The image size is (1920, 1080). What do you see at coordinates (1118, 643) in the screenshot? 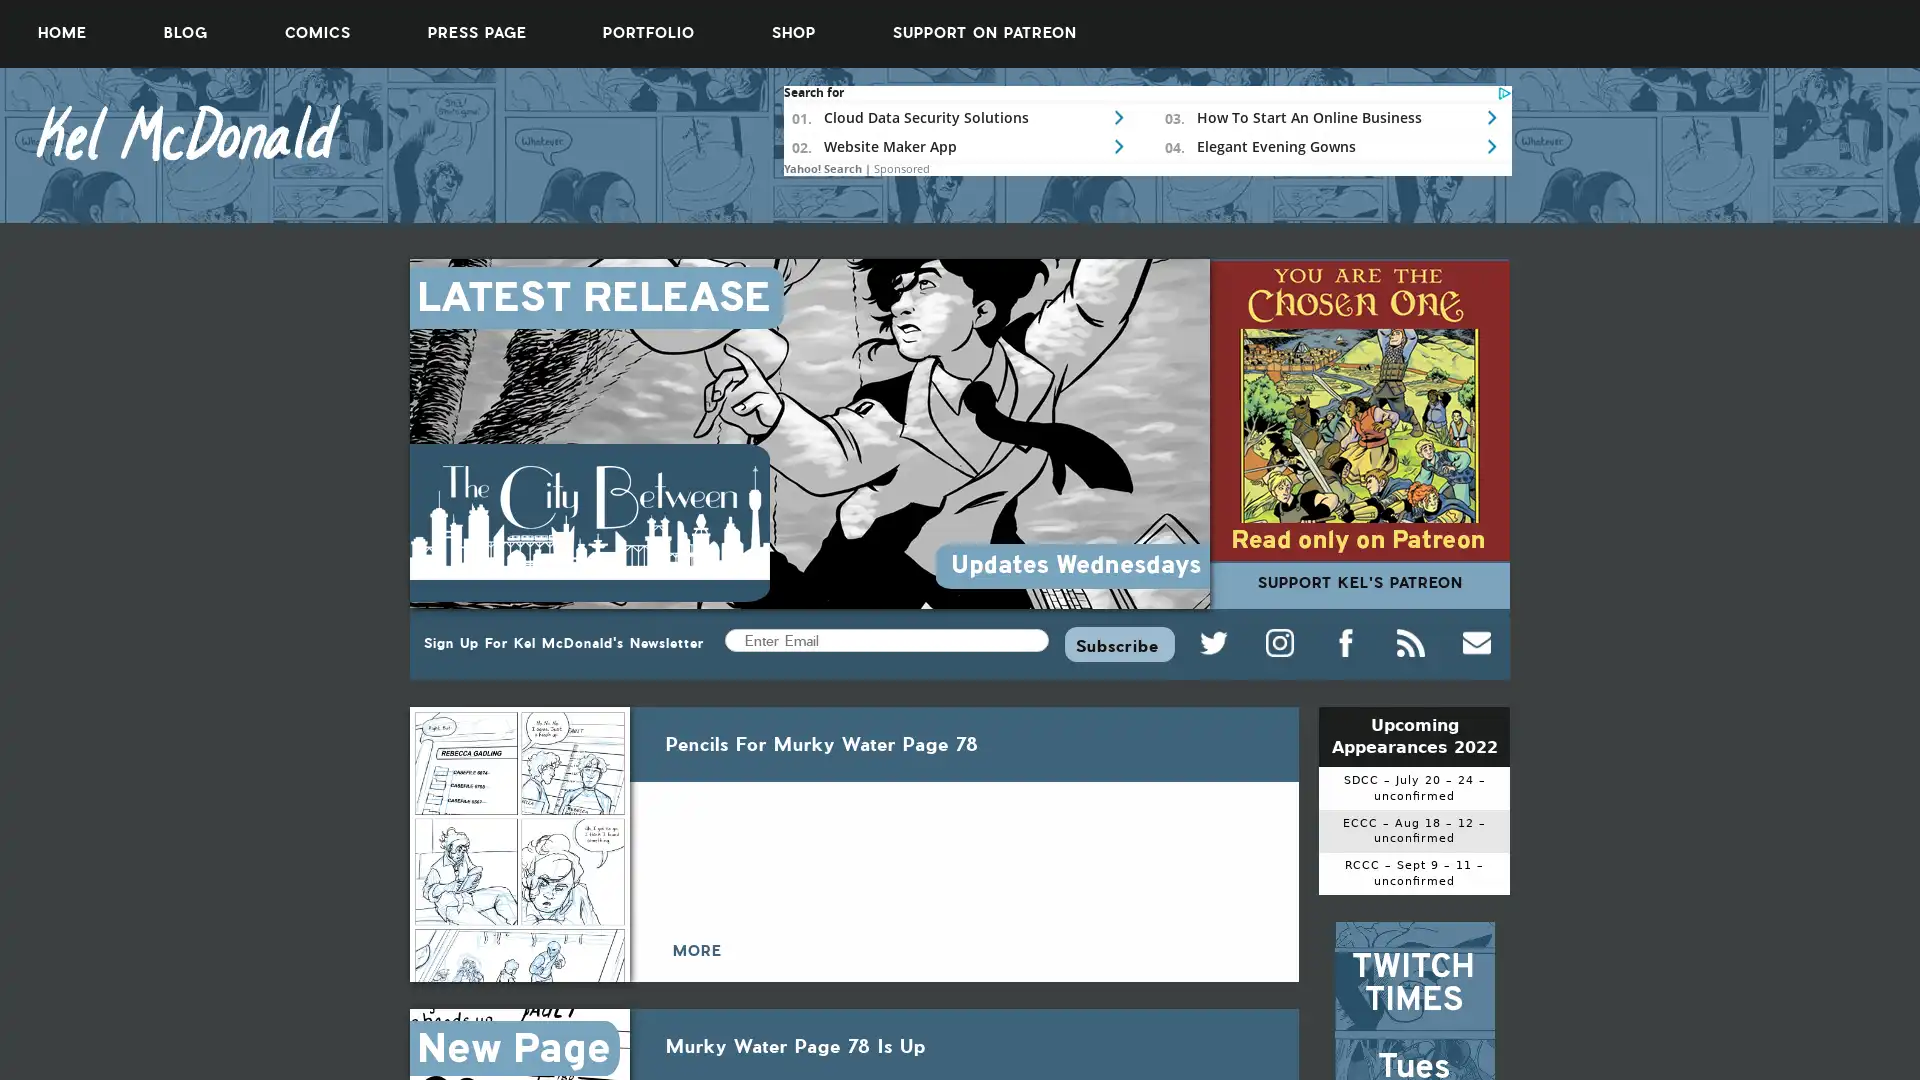
I see `Subscribe` at bounding box center [1118, 643].